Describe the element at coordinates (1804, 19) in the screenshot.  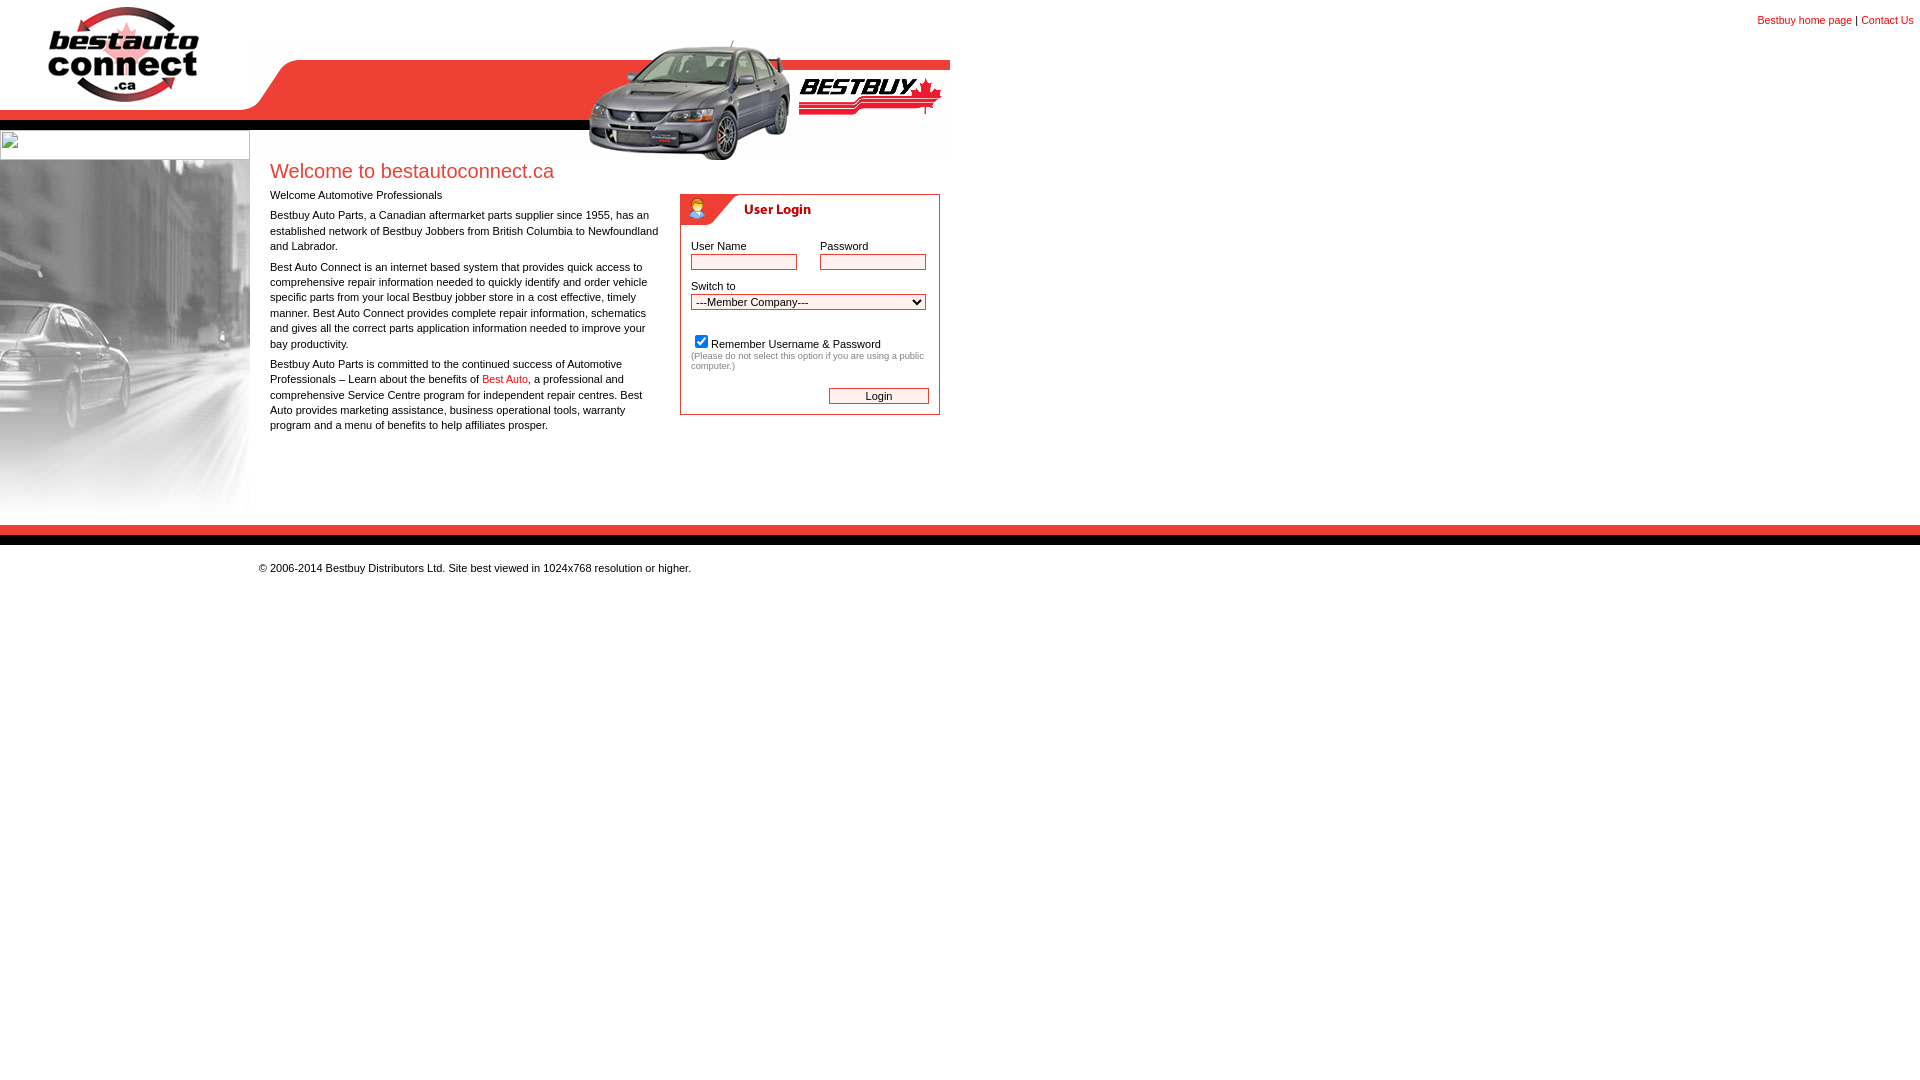
I see `'Bestbuy home page'` at that location.